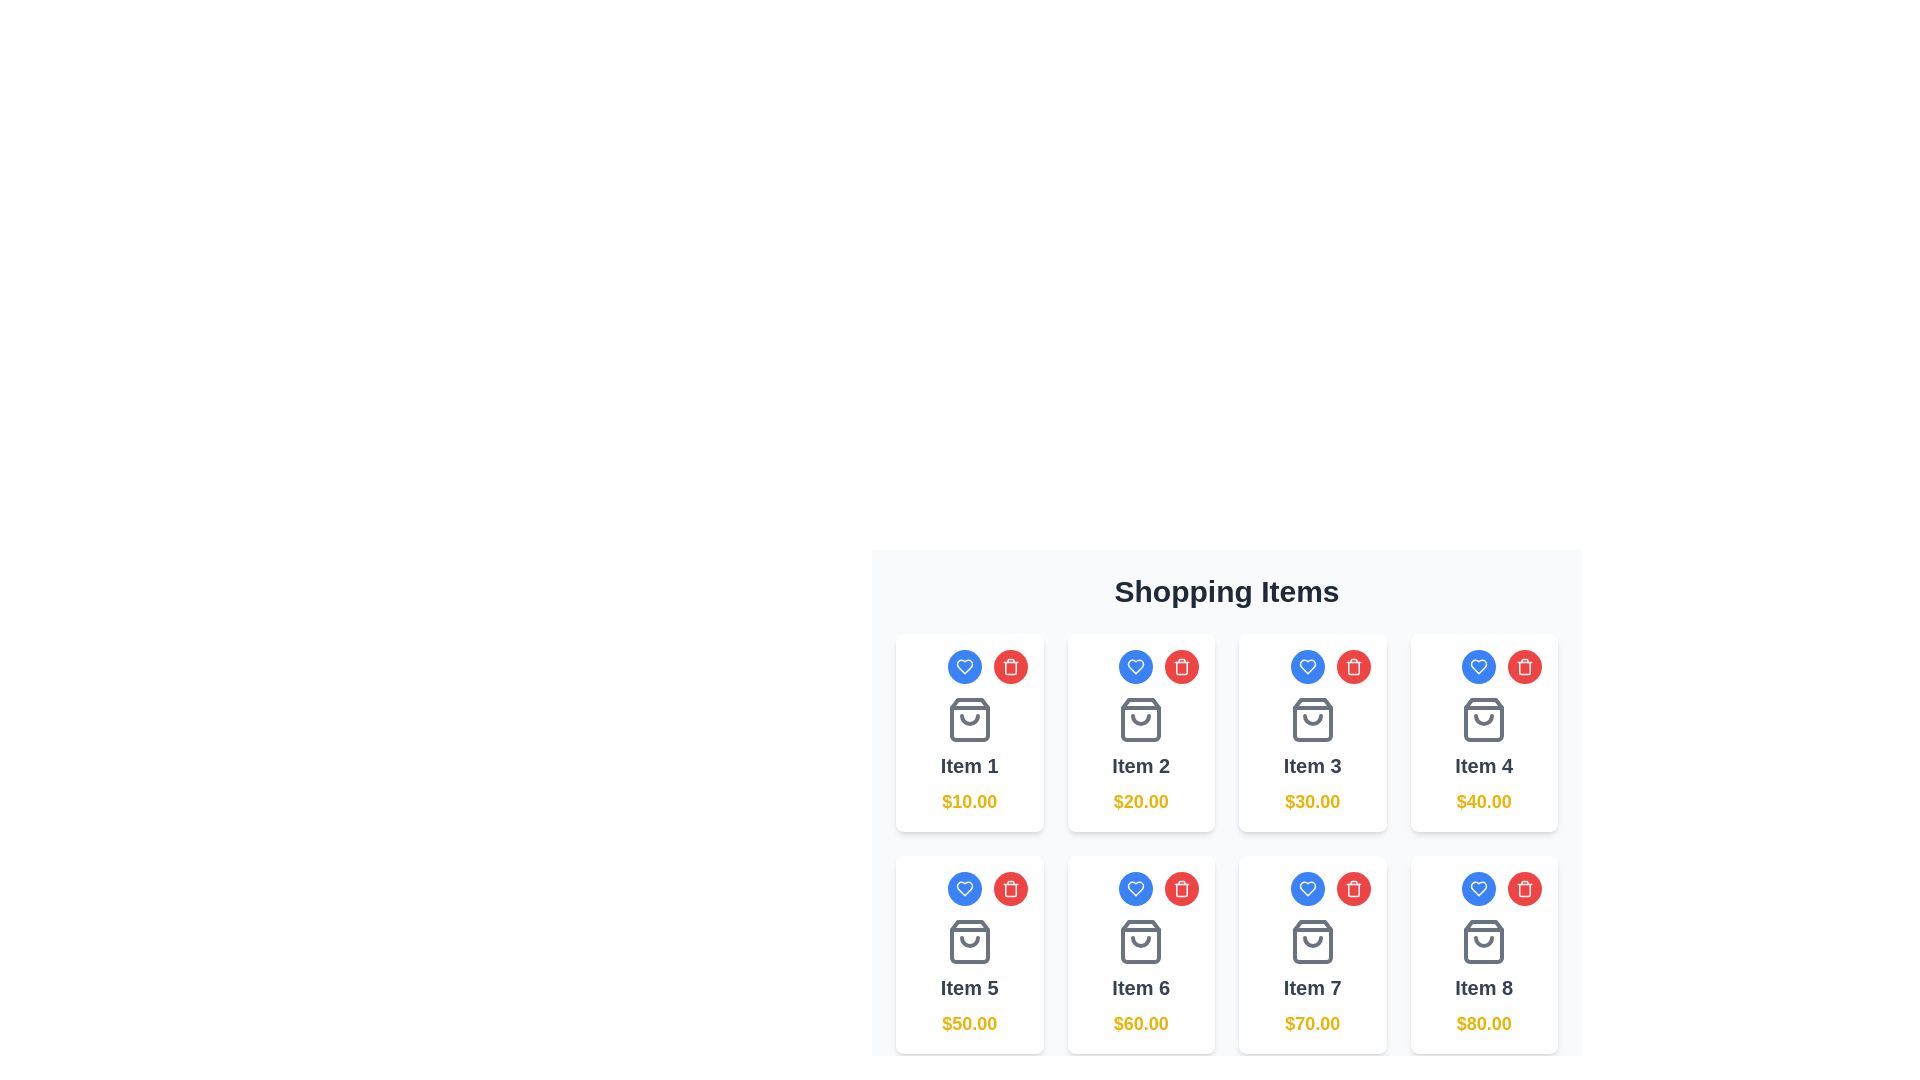  Describe the element at coordinates (1478, 887) in the screenshot. I see `the heart-shaped icon outlined in blue and white` at that location.